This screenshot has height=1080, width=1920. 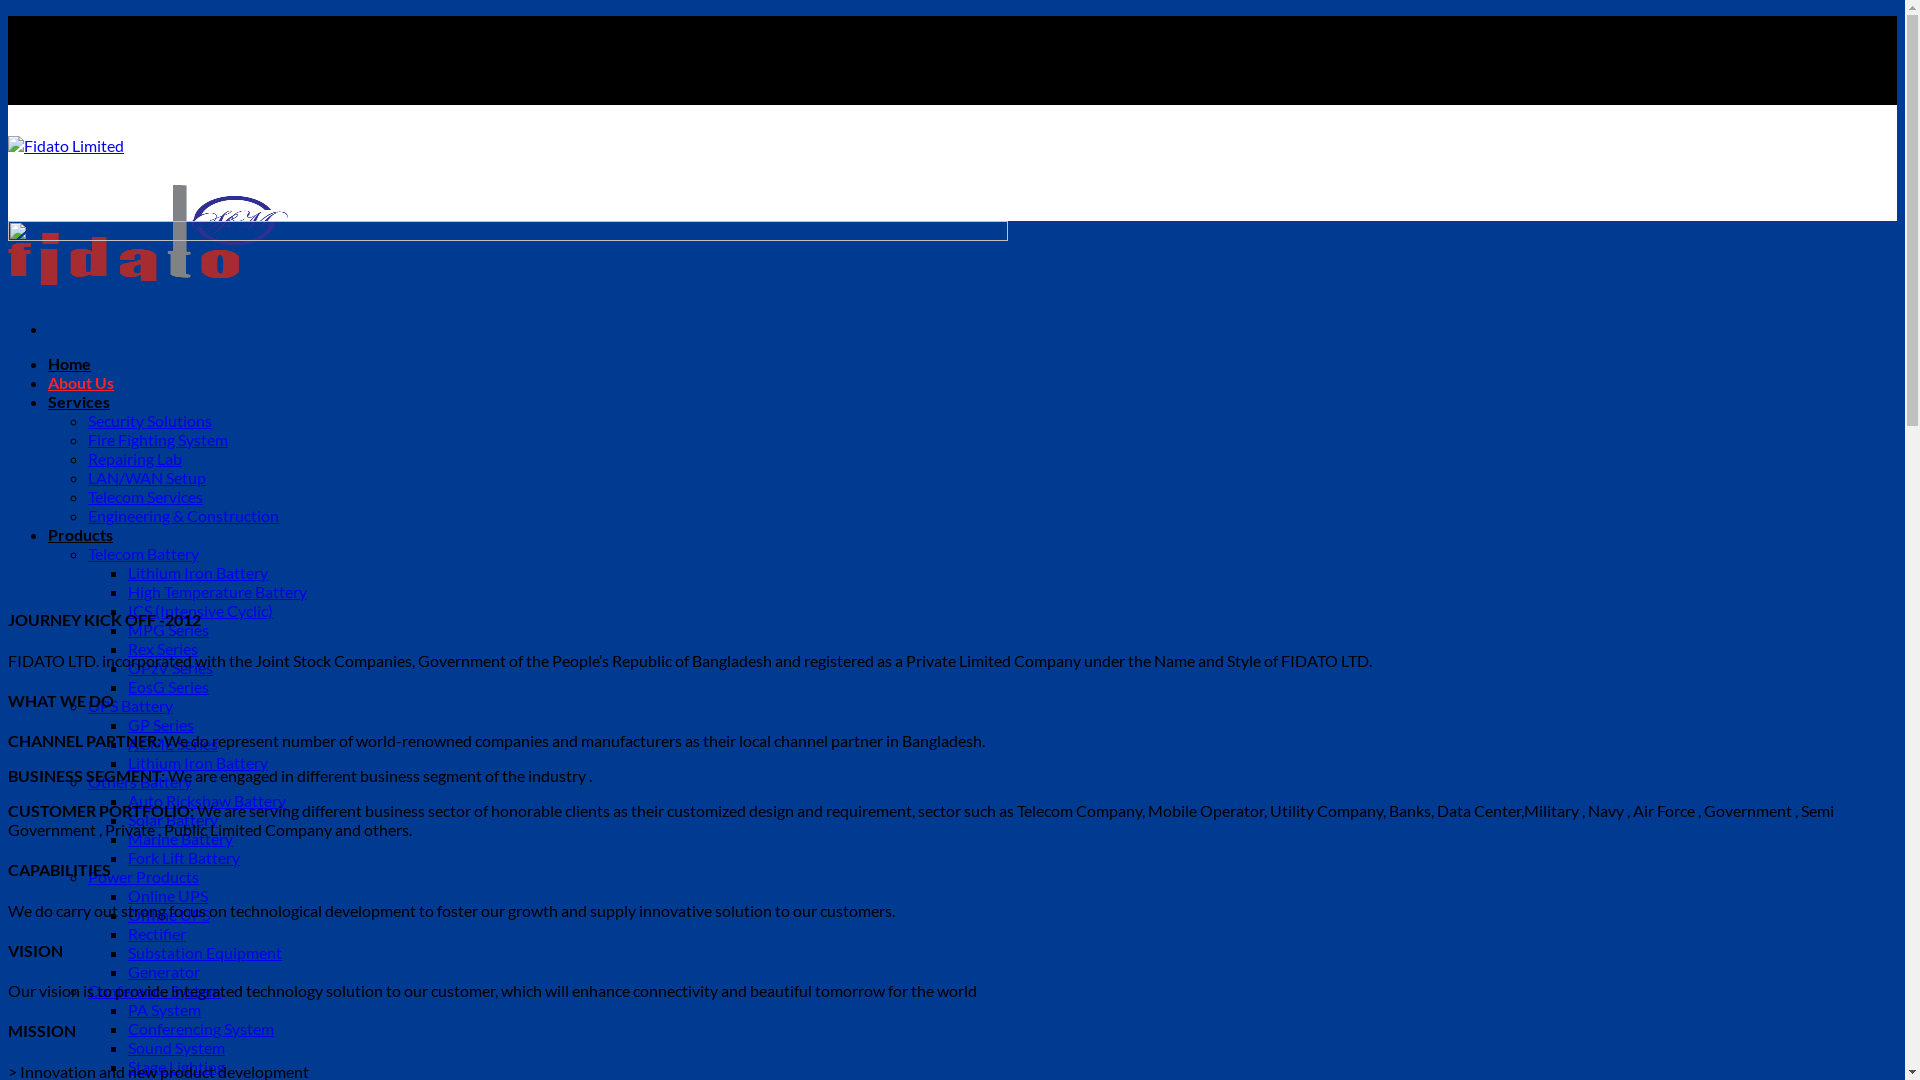 What do you see at coordinates (86, 495) in the screenshot?
I see `'Telecom Services'` at bounding box center [86, 495].